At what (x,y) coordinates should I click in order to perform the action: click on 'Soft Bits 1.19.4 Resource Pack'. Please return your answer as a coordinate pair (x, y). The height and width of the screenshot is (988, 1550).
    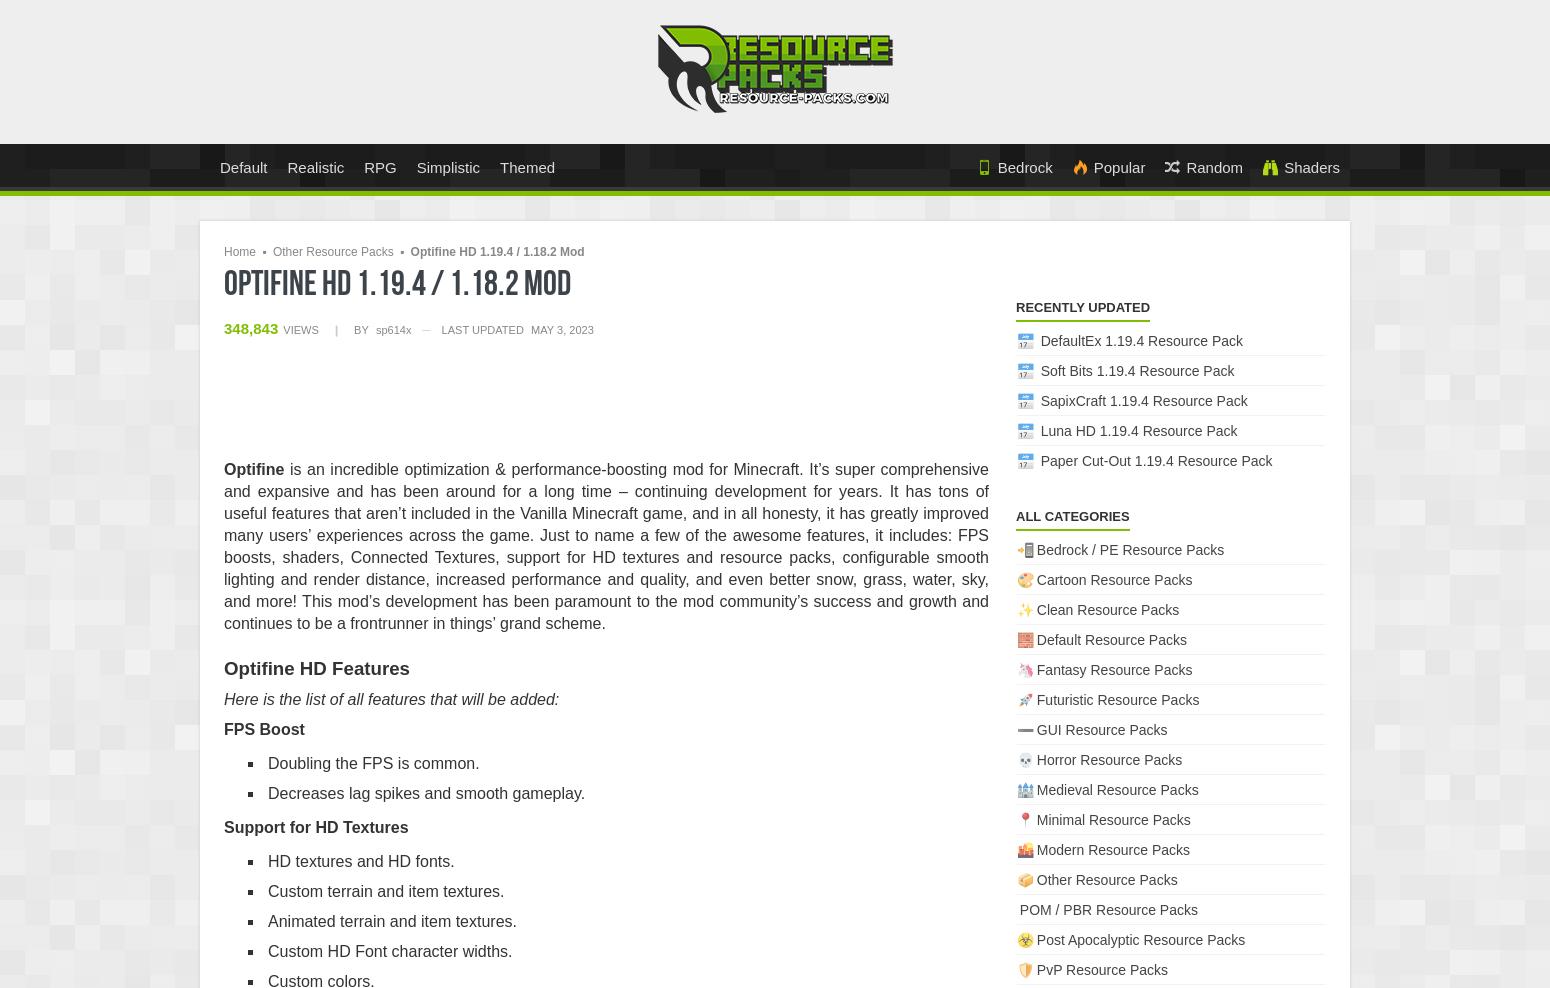
    Looking at the image, I should click on (1135, 370).